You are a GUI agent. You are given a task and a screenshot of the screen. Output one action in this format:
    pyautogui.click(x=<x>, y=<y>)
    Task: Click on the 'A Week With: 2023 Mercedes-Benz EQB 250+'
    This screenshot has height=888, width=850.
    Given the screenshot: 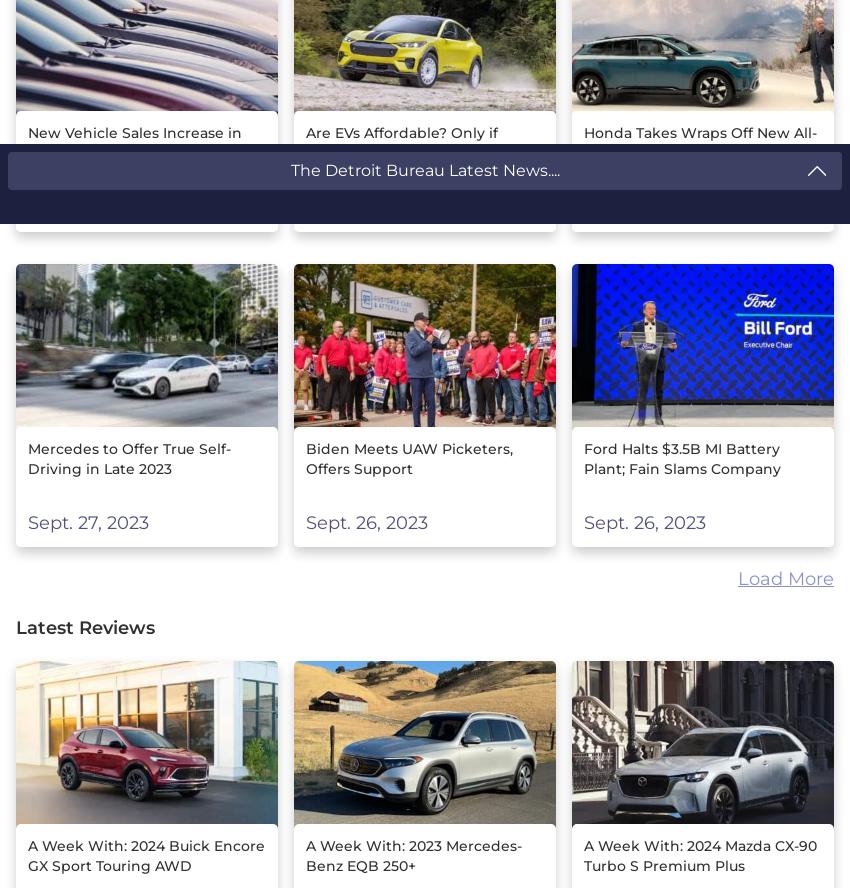 What is the action you would take?
    pyautogui.click(x=413, y=853)
    